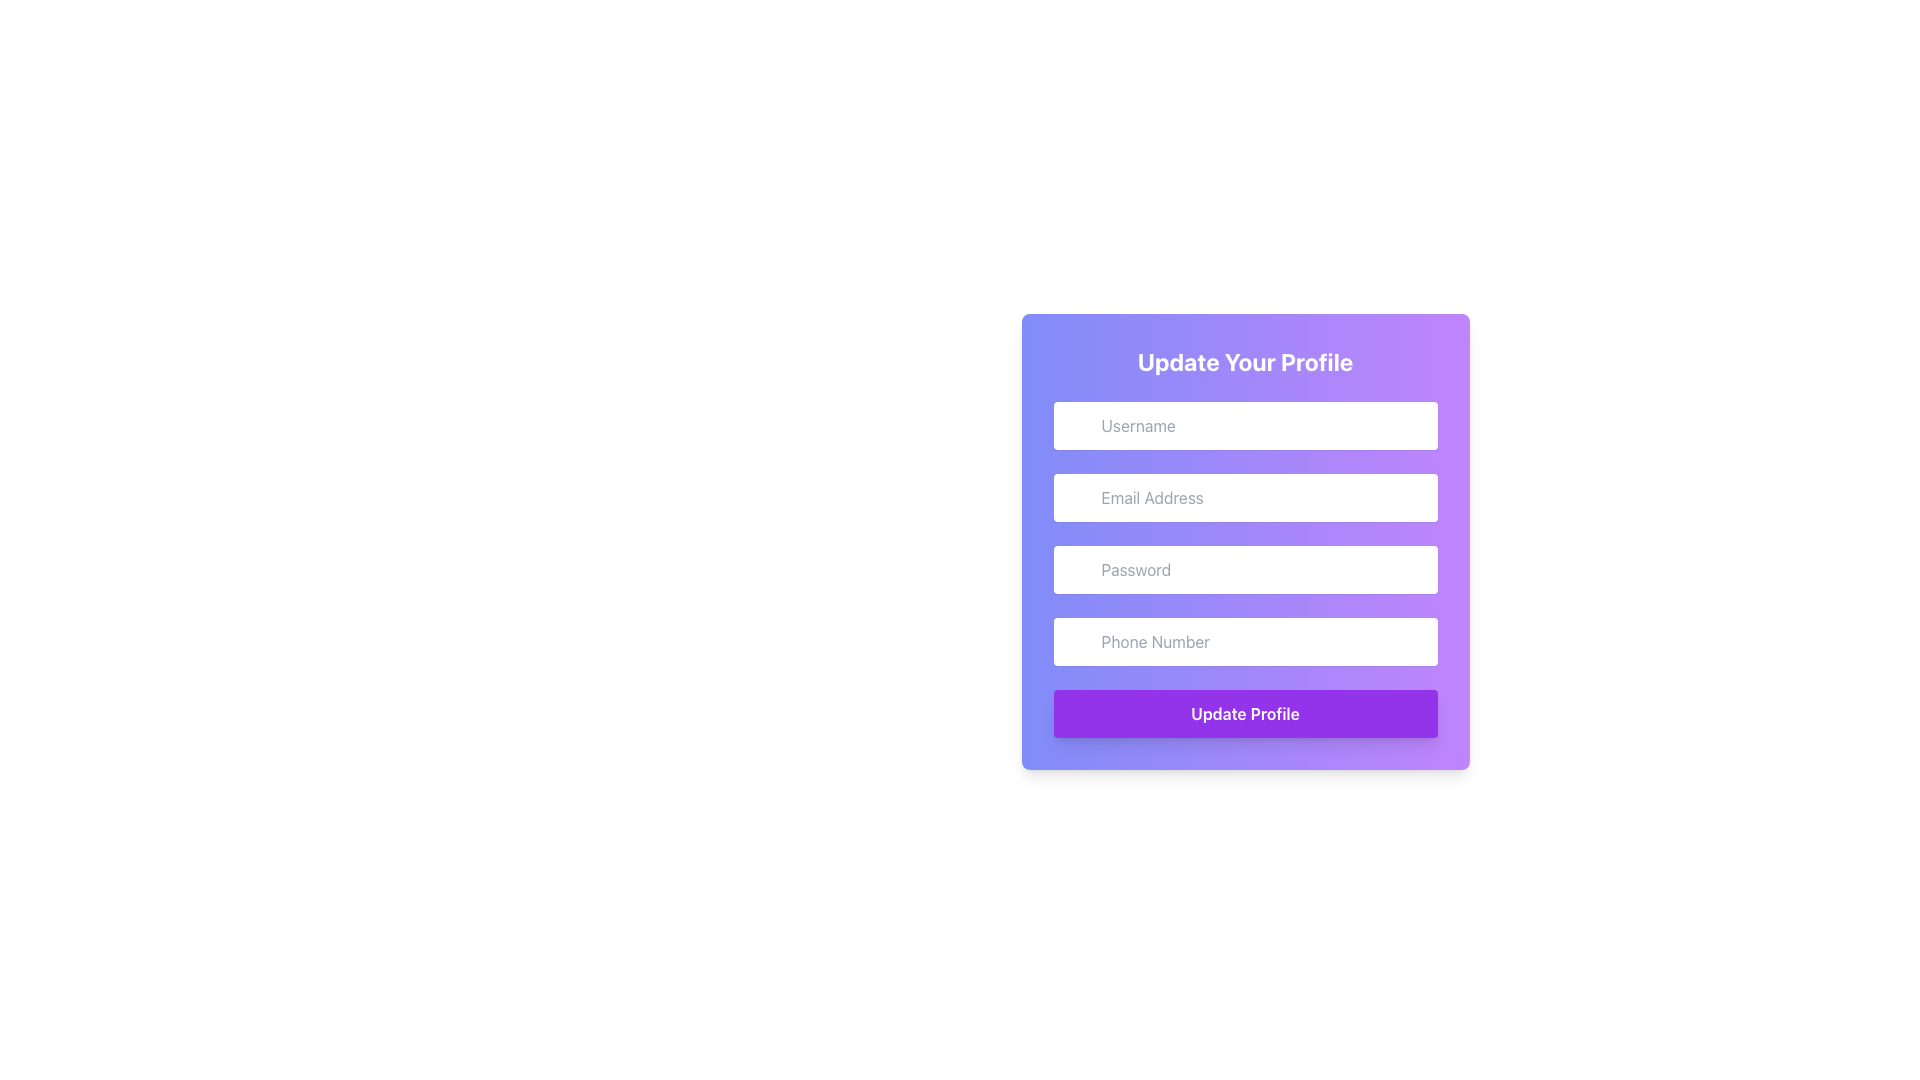  I want to click on over the text input box labeled 'Phone Number', which has rounded corners and a white background, so click(1244, 641).